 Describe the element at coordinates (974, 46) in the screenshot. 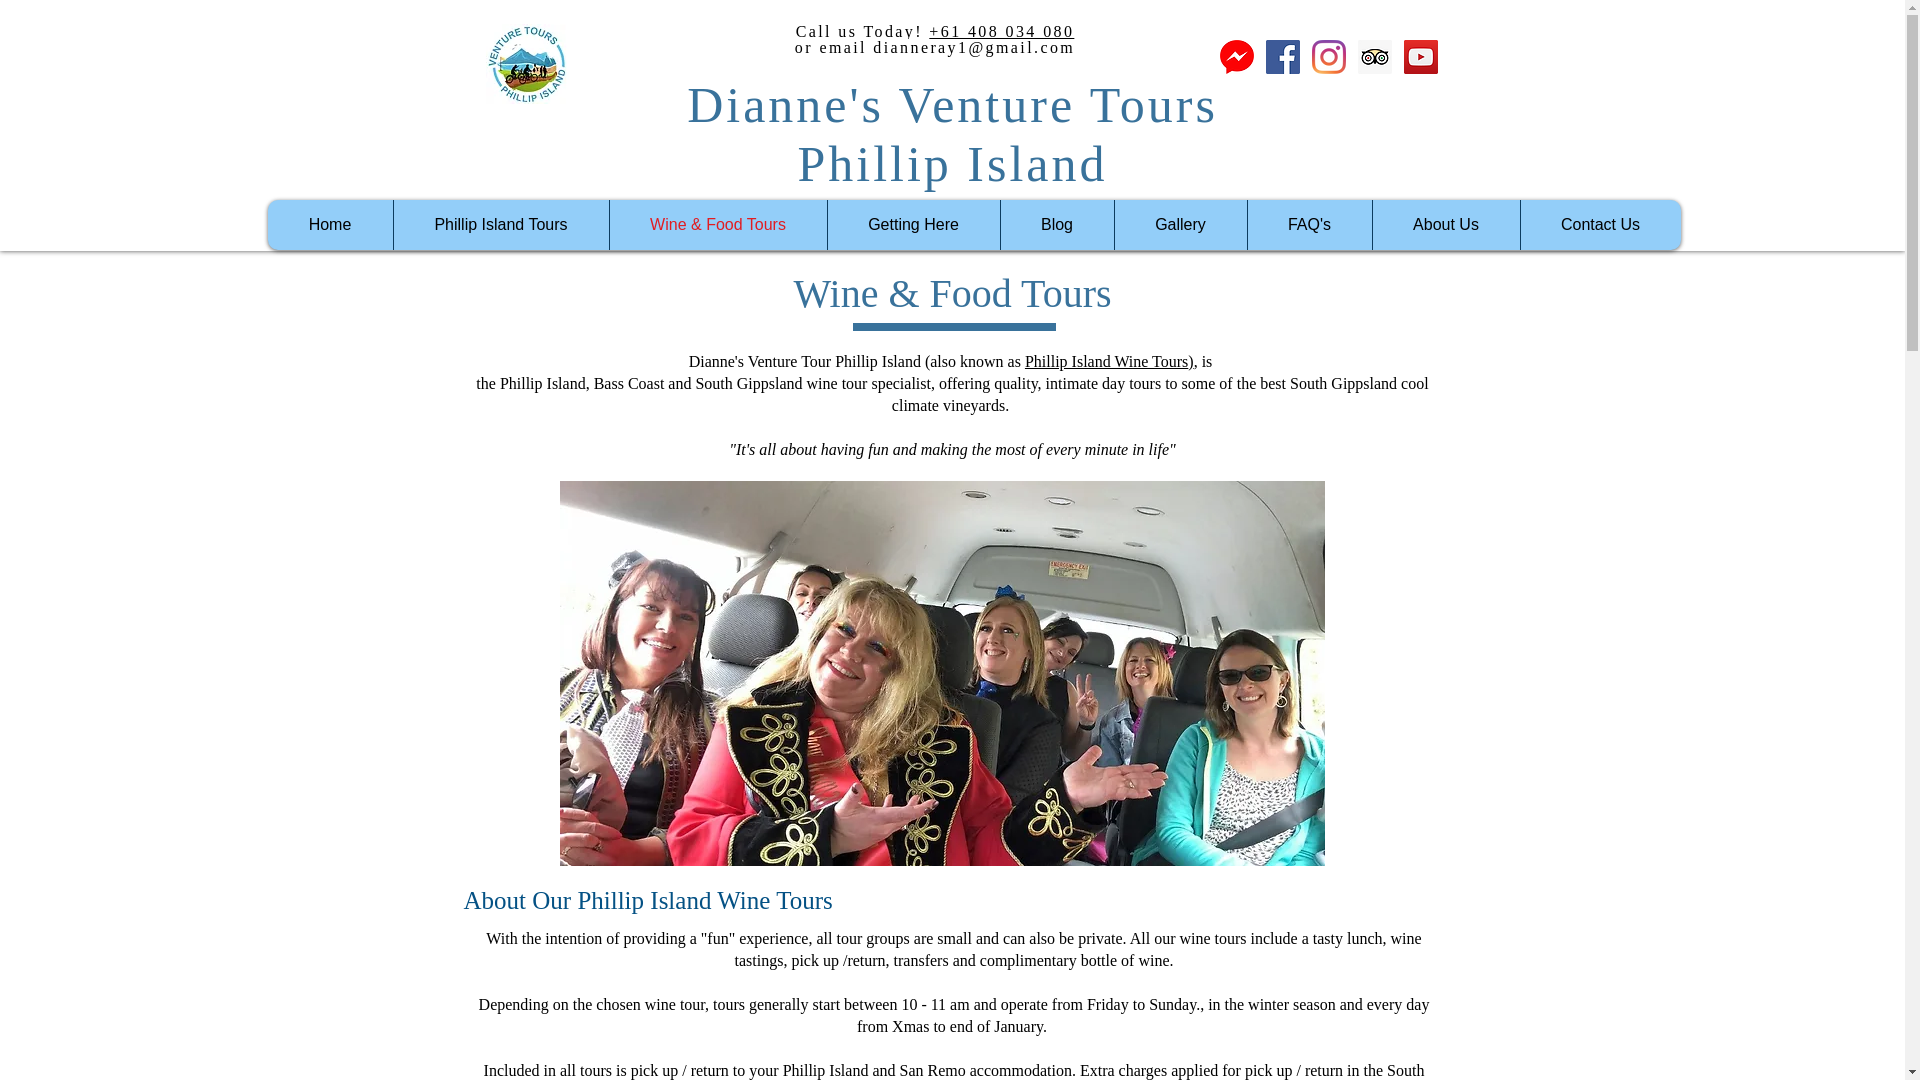

I see `'dianneray1@gmail.com'` at that location.